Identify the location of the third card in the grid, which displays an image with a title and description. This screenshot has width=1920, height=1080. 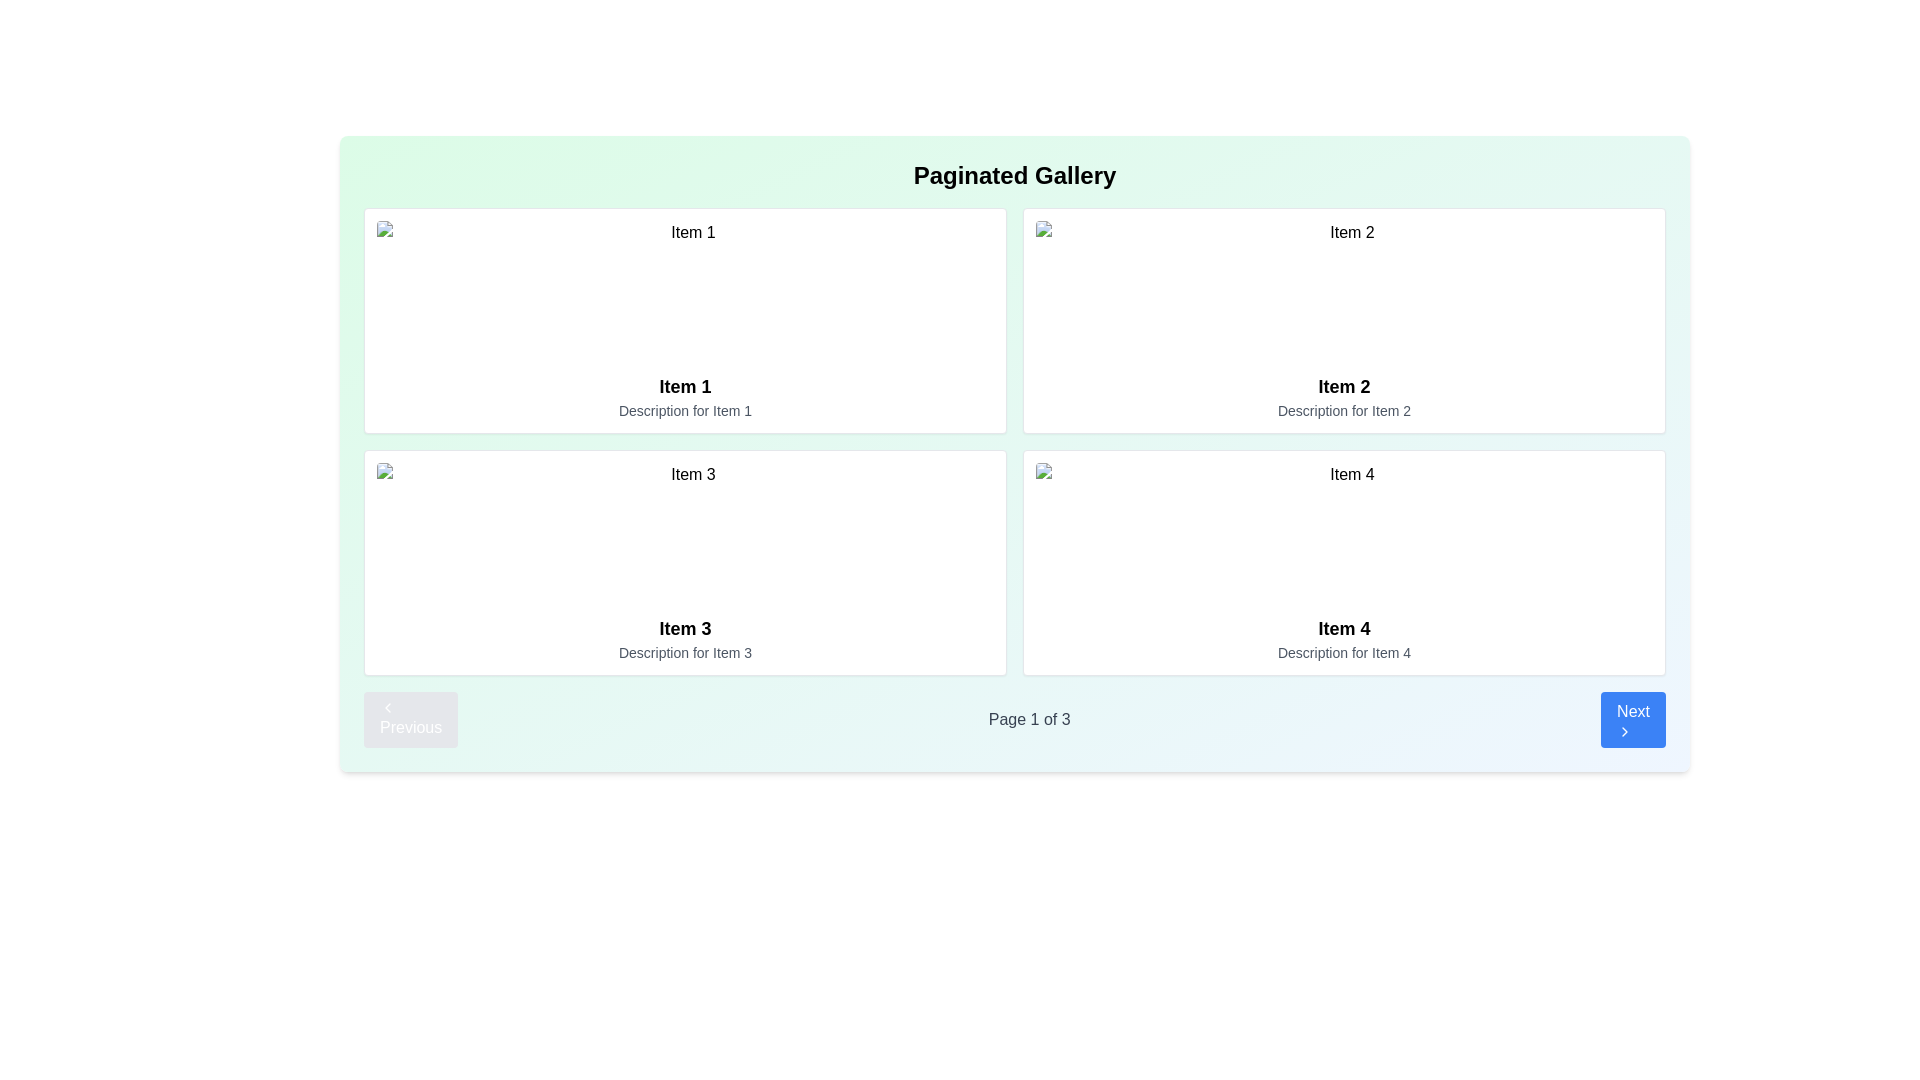
(685, 563).